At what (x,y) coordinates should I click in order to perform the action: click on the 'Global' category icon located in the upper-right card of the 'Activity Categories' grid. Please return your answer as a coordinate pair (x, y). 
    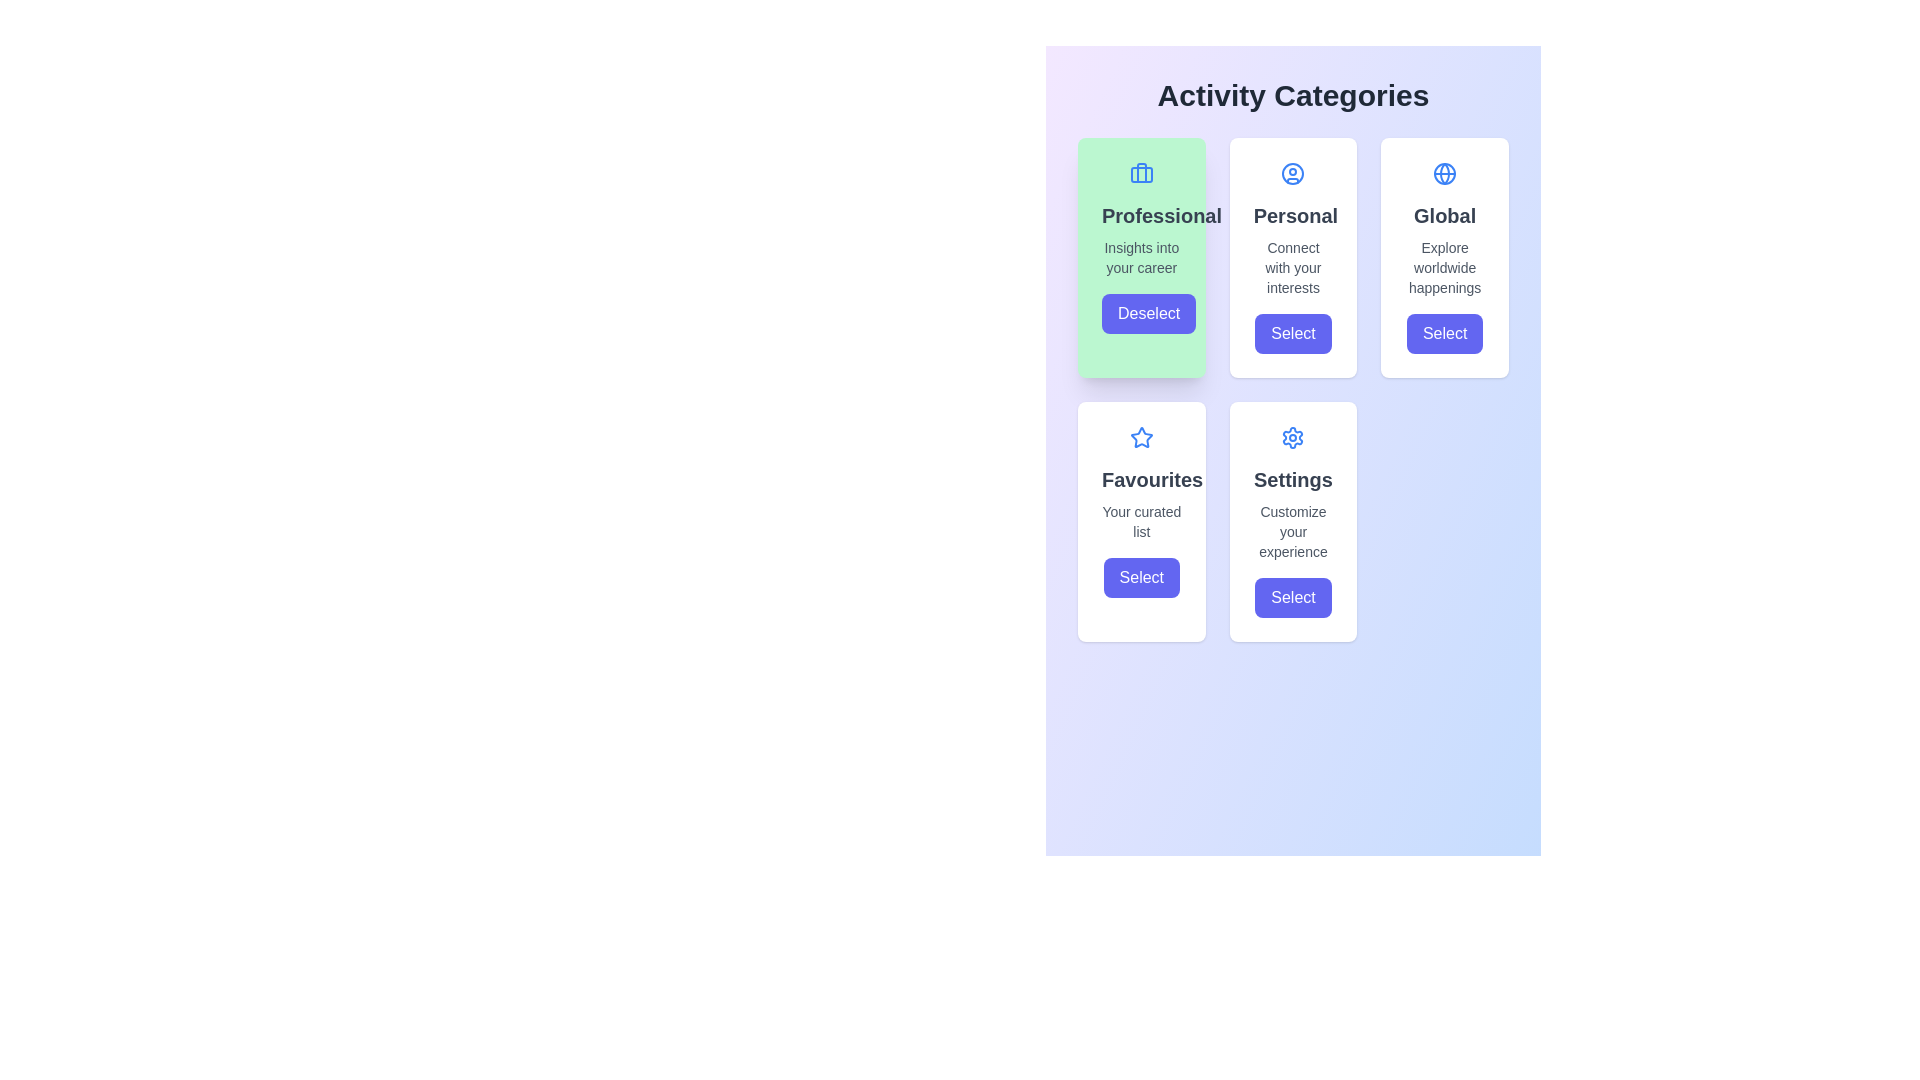
    Looking at the image, I should click on (1445, 172).